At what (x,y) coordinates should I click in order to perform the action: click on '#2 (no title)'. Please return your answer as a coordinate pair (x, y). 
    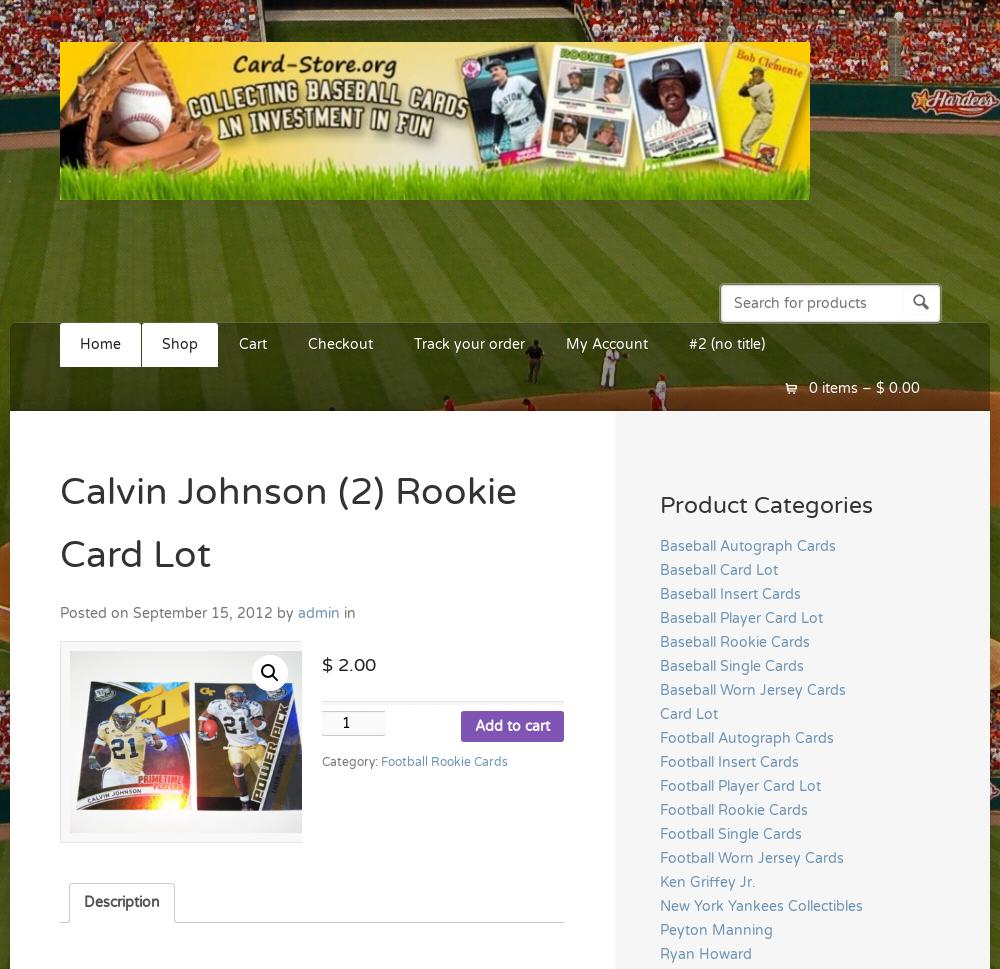
    Looking at the image, I should click on (726, 342).